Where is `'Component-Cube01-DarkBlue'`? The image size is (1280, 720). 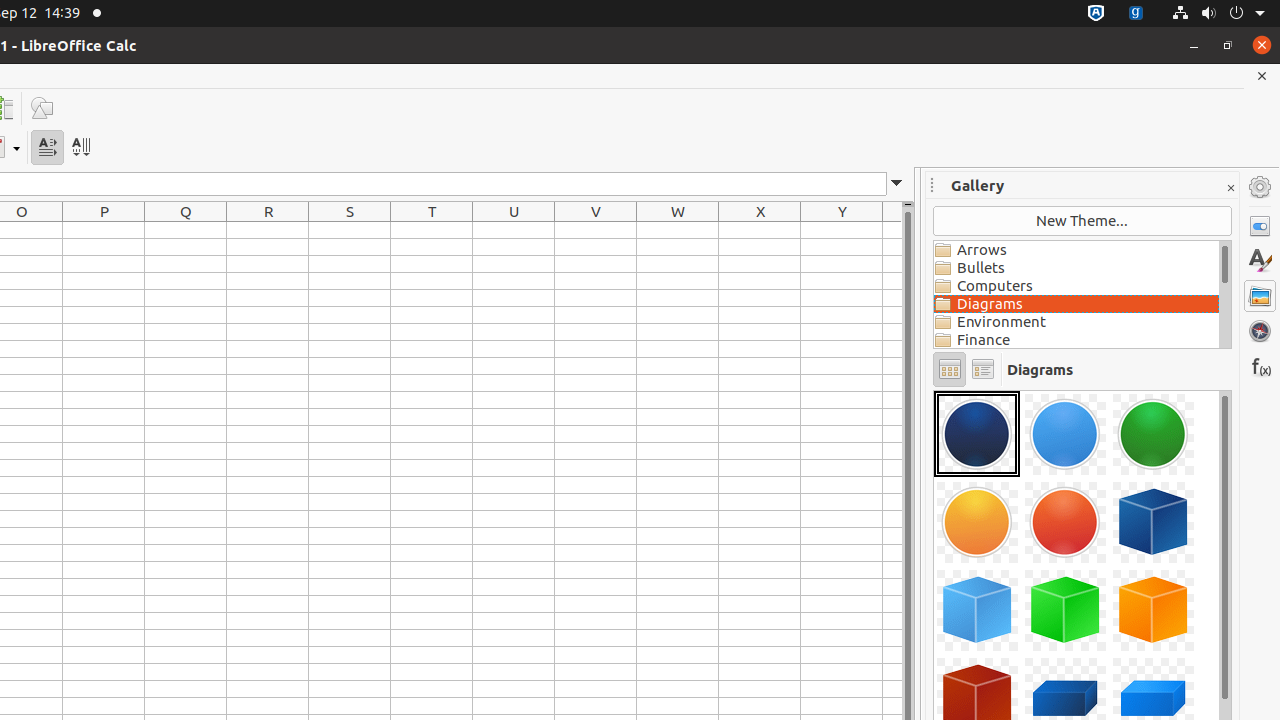 'Component-Cube01-DarkBlue' is located at coordinates (1153, 521).